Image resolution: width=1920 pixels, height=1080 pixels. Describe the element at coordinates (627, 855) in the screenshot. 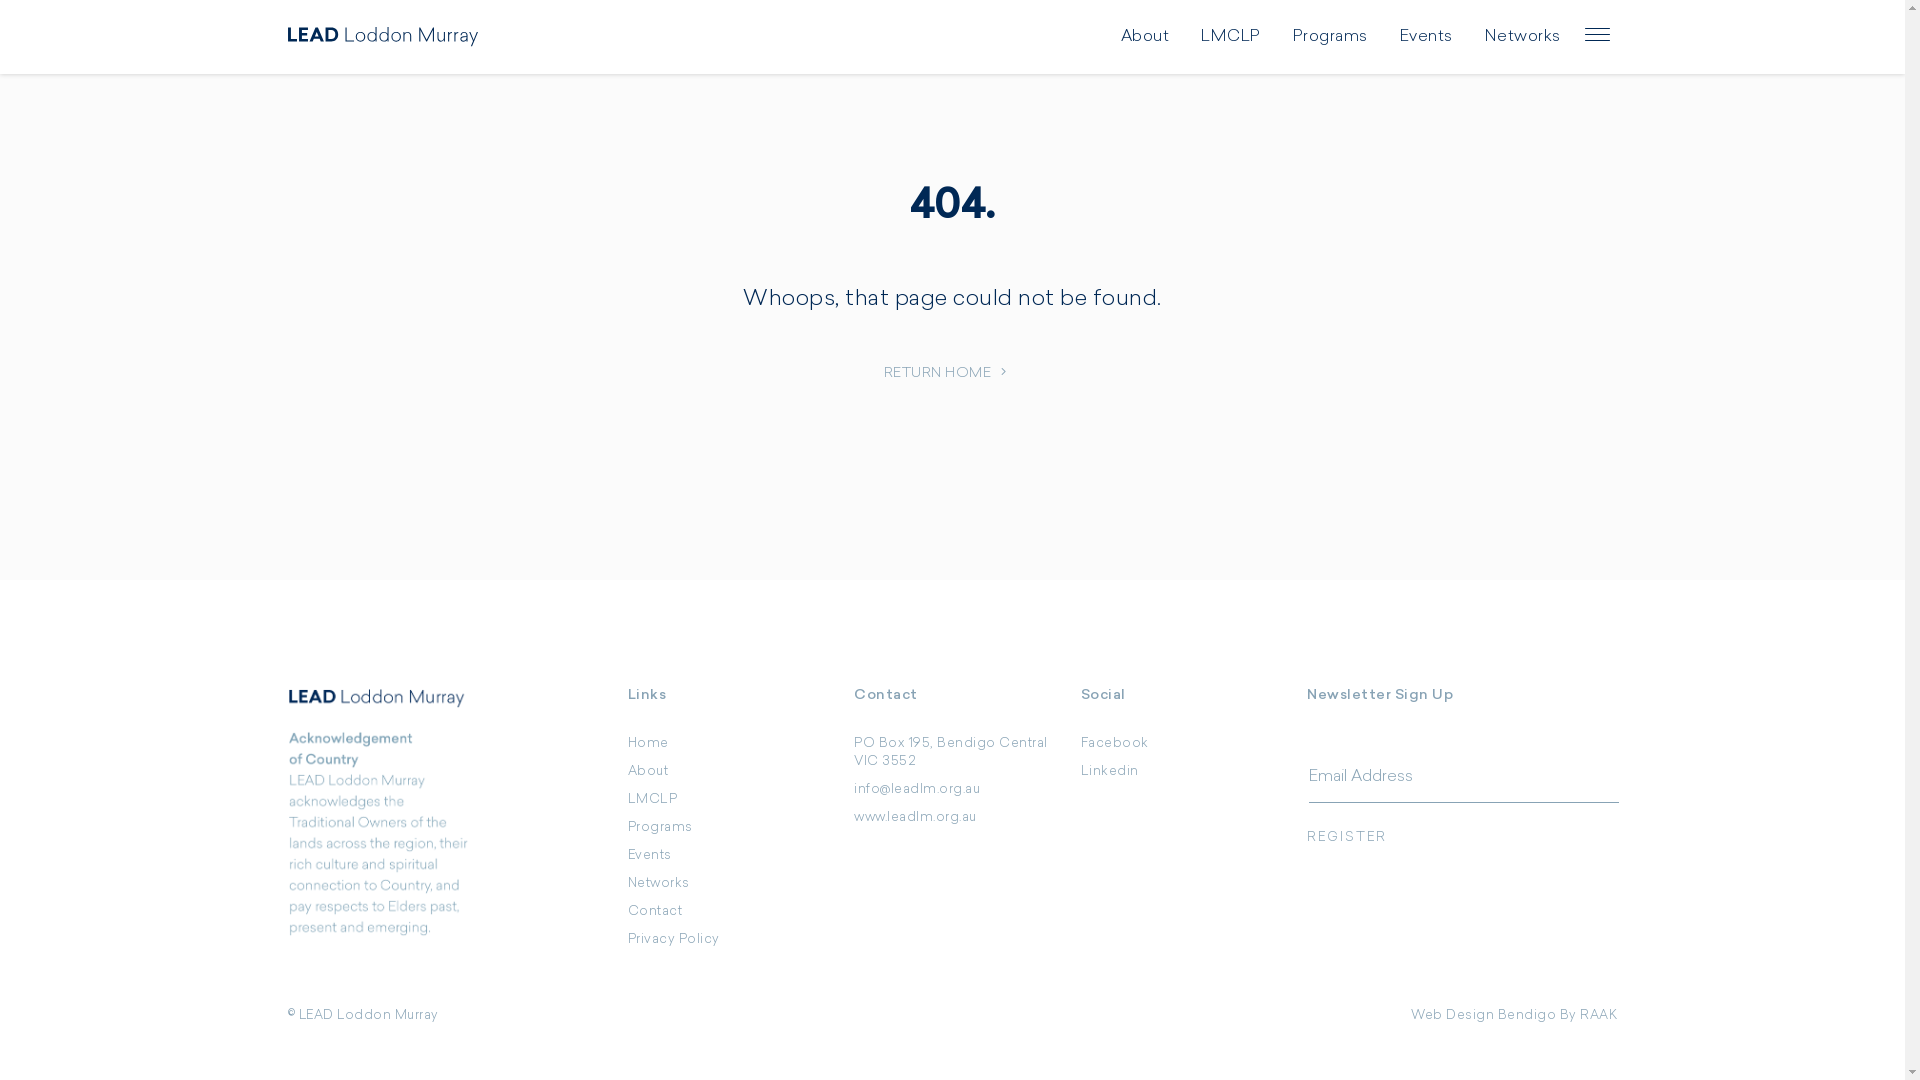

I see `'Events'` at that location.